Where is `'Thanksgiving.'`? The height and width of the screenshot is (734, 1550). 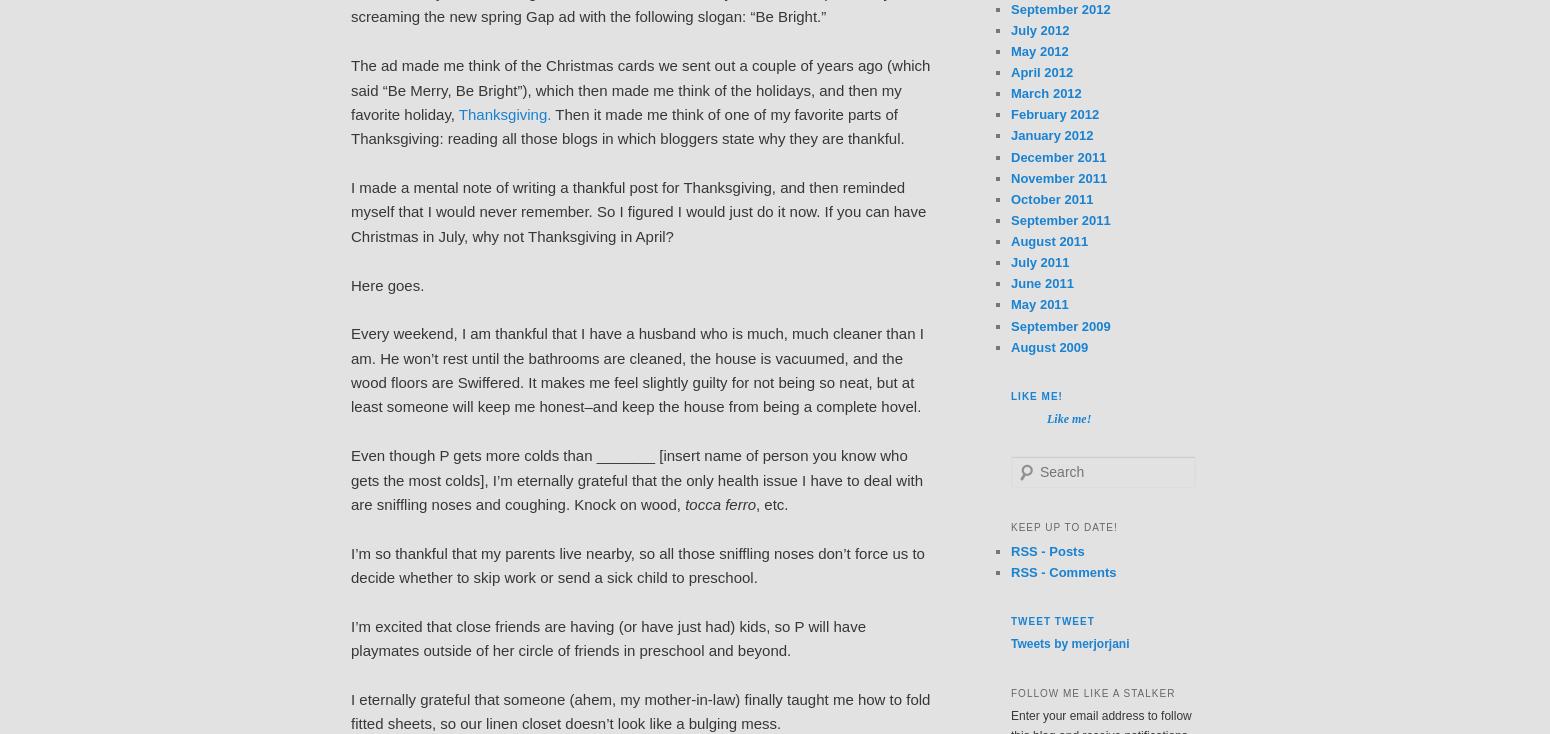
'Thanksgiving.' is located at coordinates (505, 113).